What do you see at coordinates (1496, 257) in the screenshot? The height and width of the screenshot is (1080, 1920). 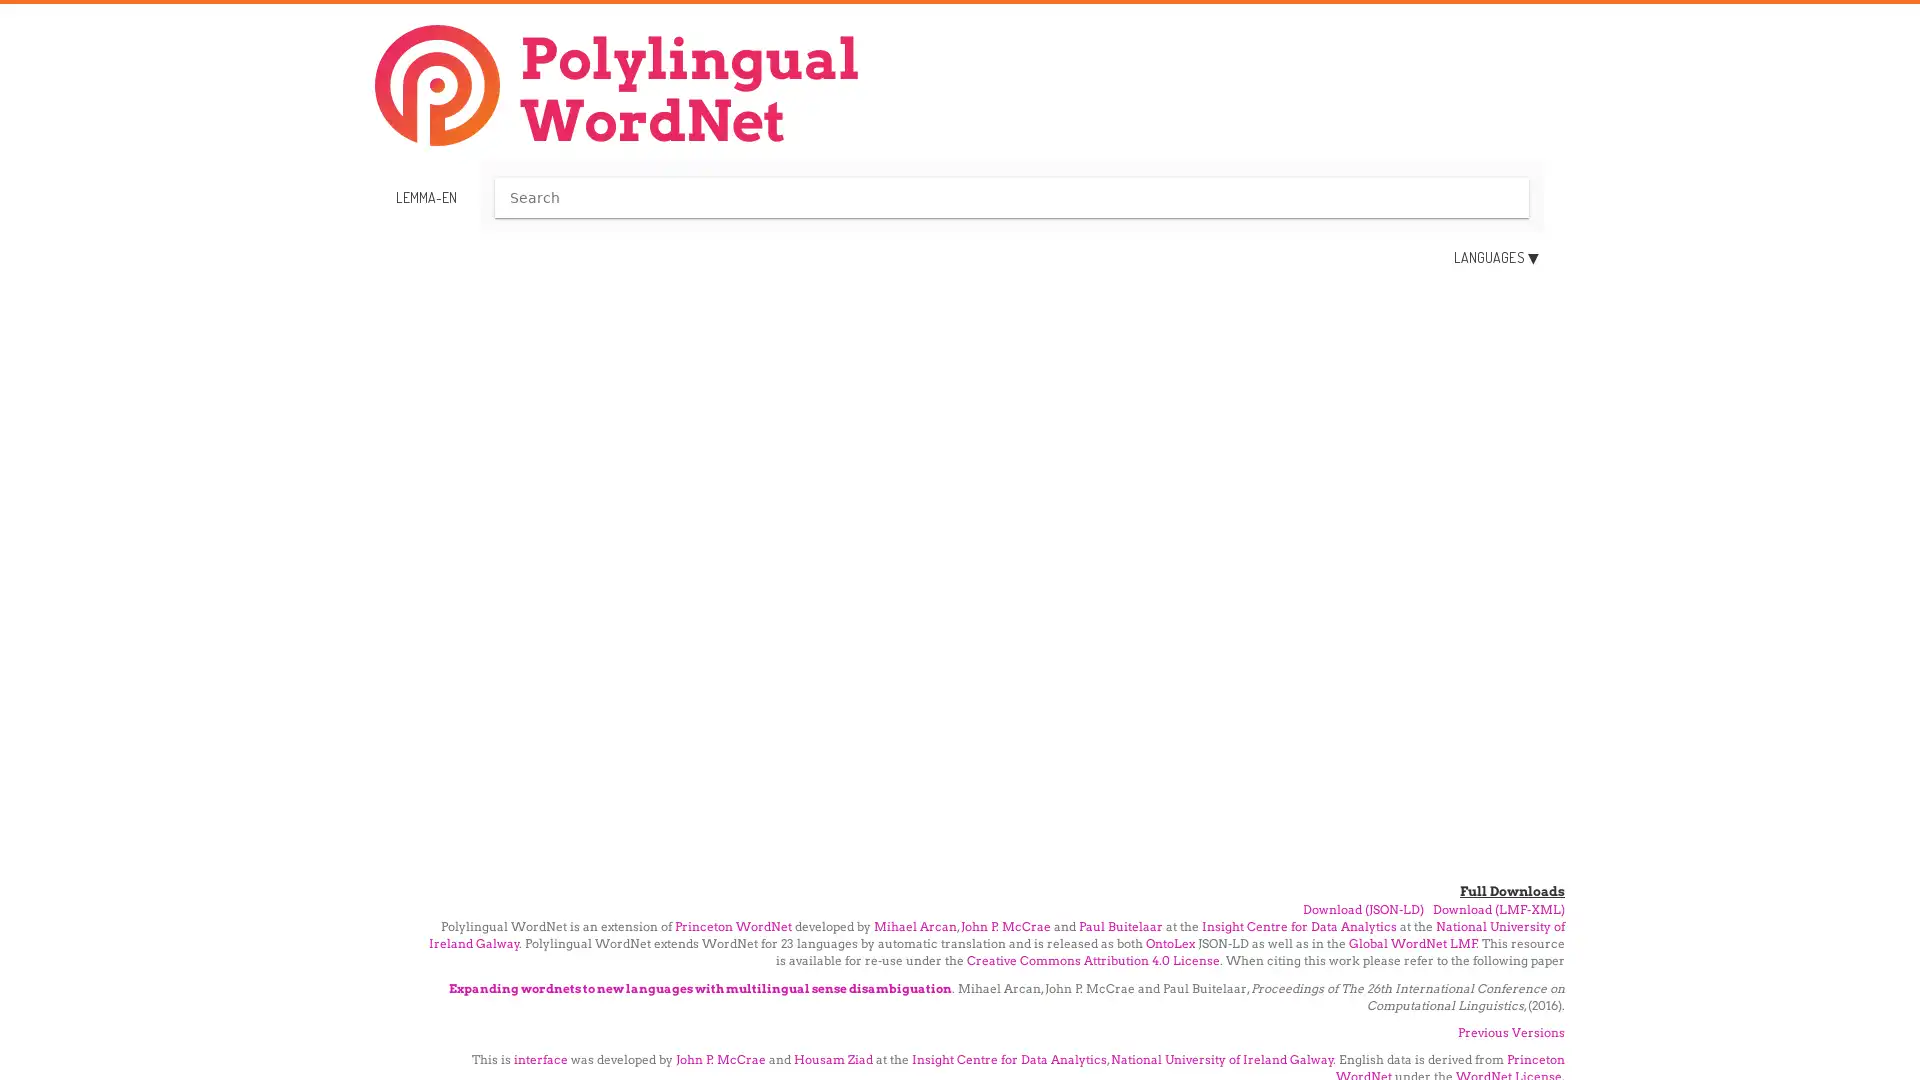 I see `LANGUAGES` at bounding box center [1496, 257].